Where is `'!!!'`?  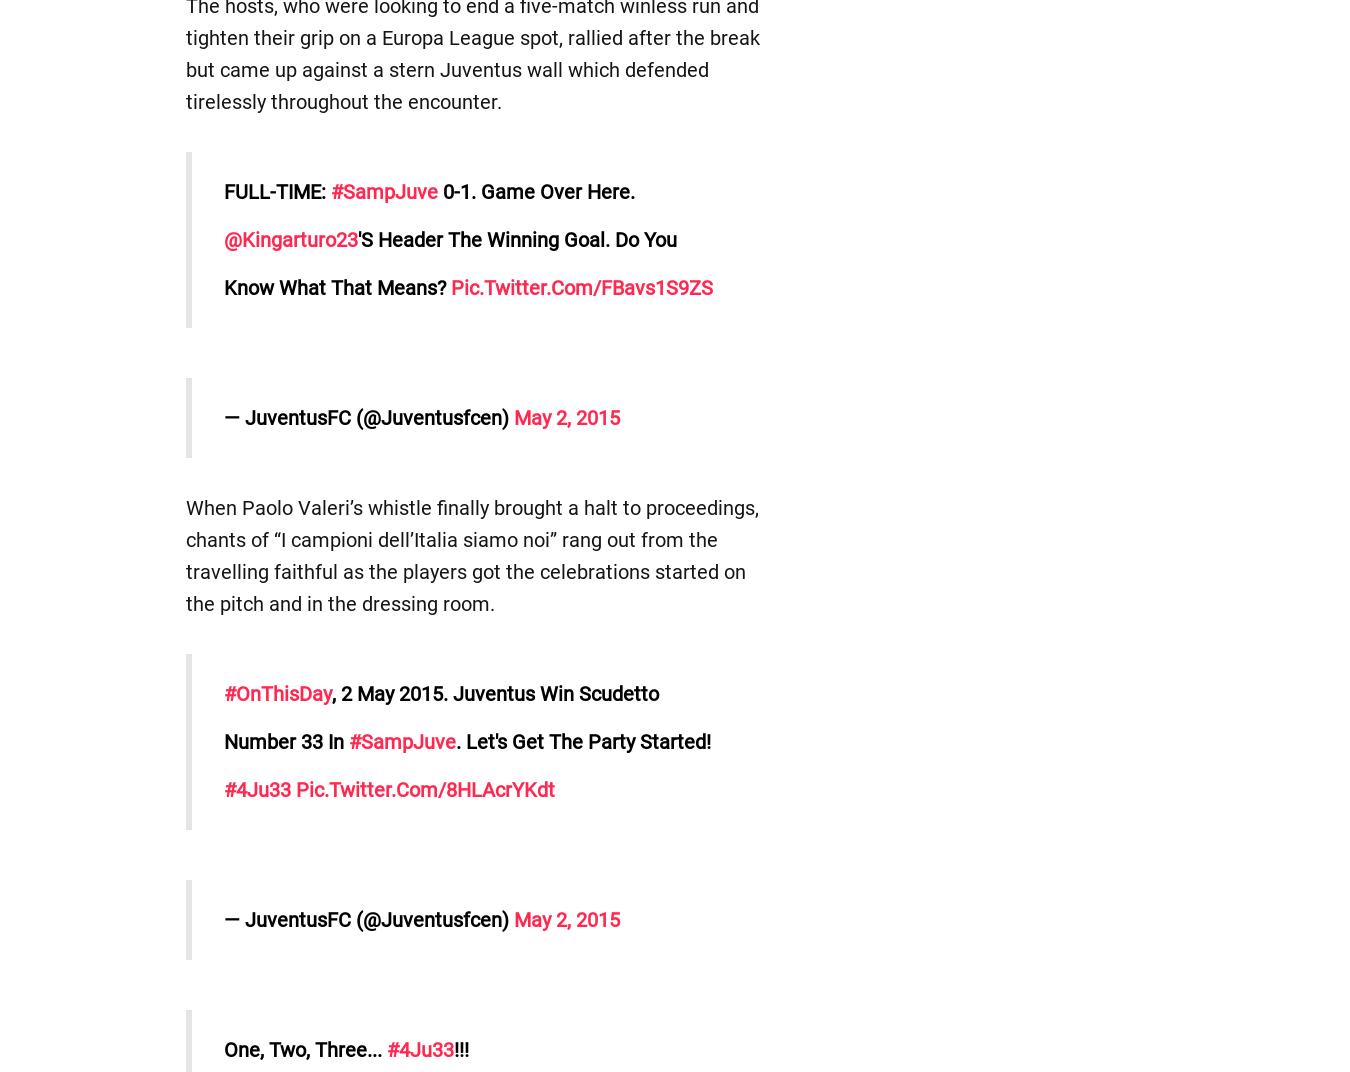
'!!!' is located at coordinates (452, 1050).